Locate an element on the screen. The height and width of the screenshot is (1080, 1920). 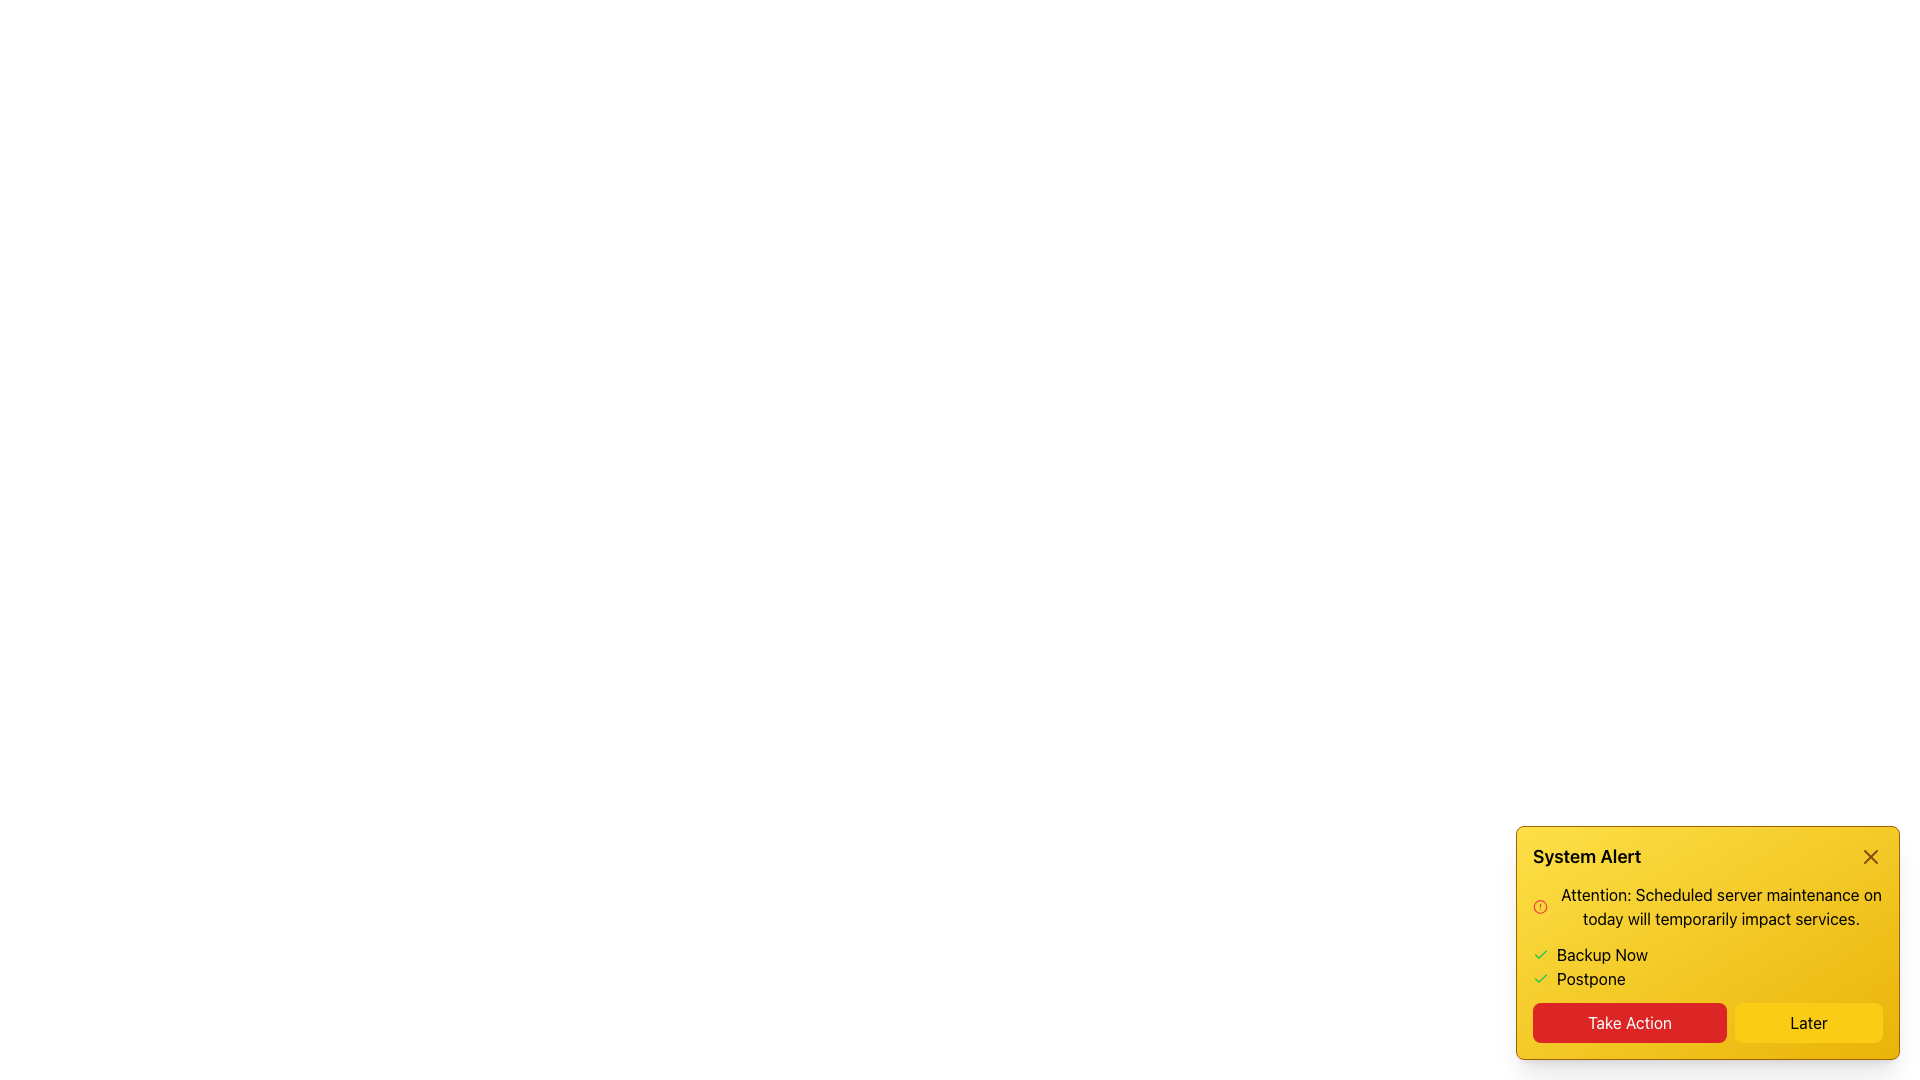
the bold 'System Alert' text label, which is prominently displayed at the top-left corner of the notification box is located at coordinates (1586, 855).